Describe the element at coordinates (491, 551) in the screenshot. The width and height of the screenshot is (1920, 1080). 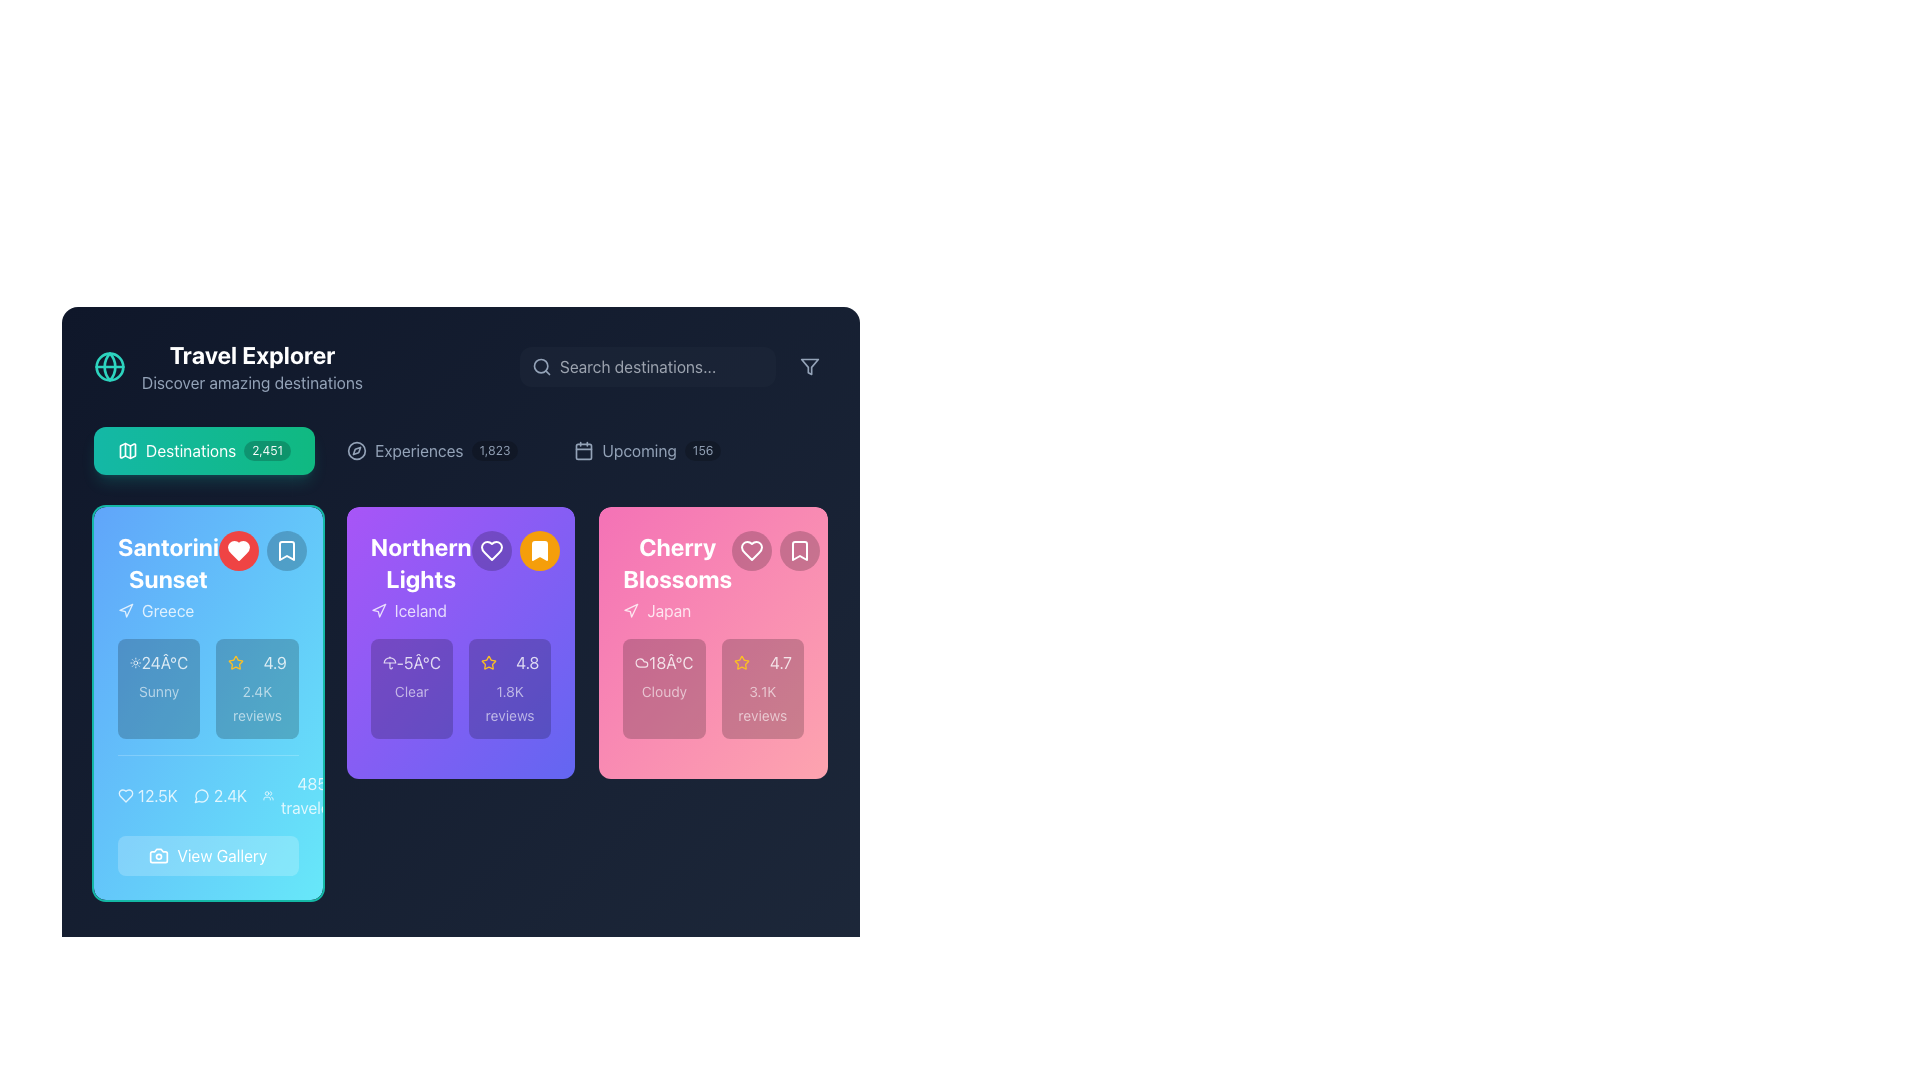
I see `the circular heart icon button located in the top-right corner of the purple card labeled 'Northern Lights' to favorite or like` at that location.